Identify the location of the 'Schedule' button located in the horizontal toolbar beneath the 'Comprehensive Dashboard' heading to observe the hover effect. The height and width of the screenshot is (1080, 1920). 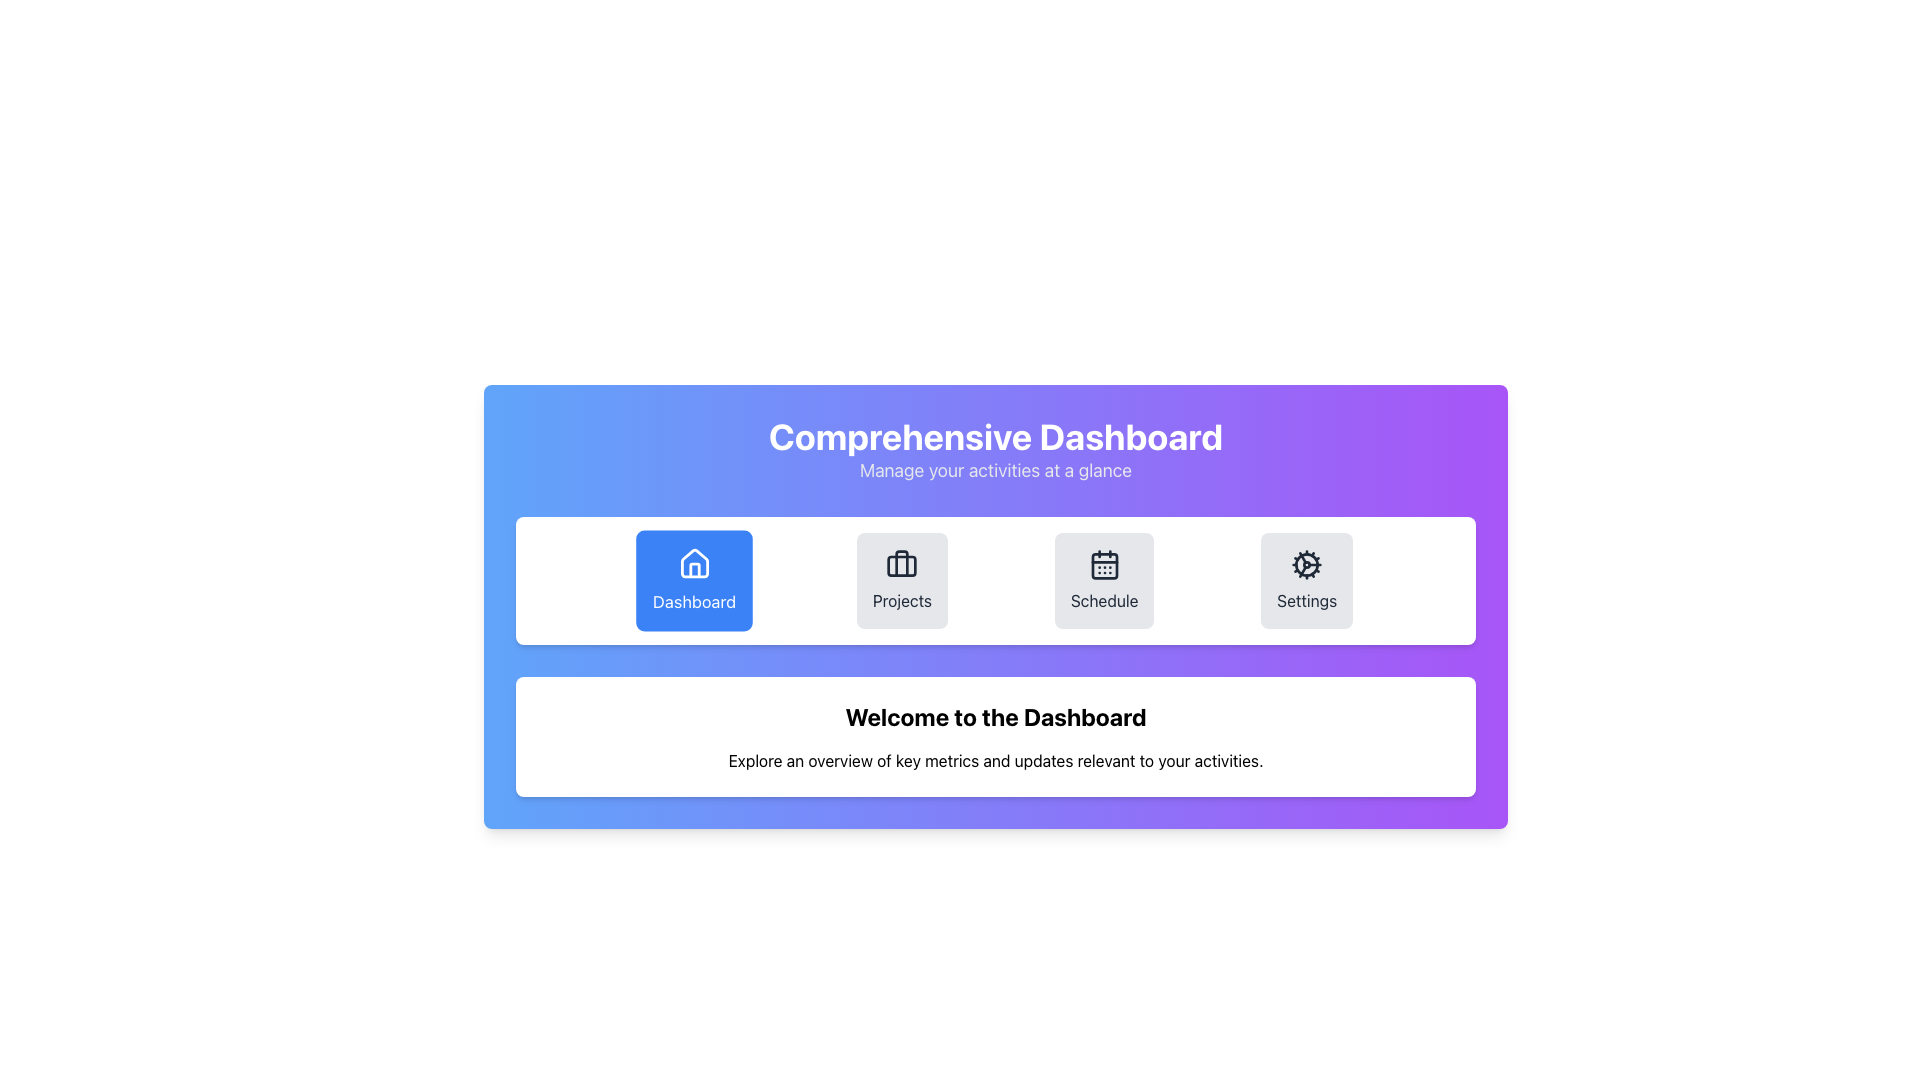
(1103, 581).